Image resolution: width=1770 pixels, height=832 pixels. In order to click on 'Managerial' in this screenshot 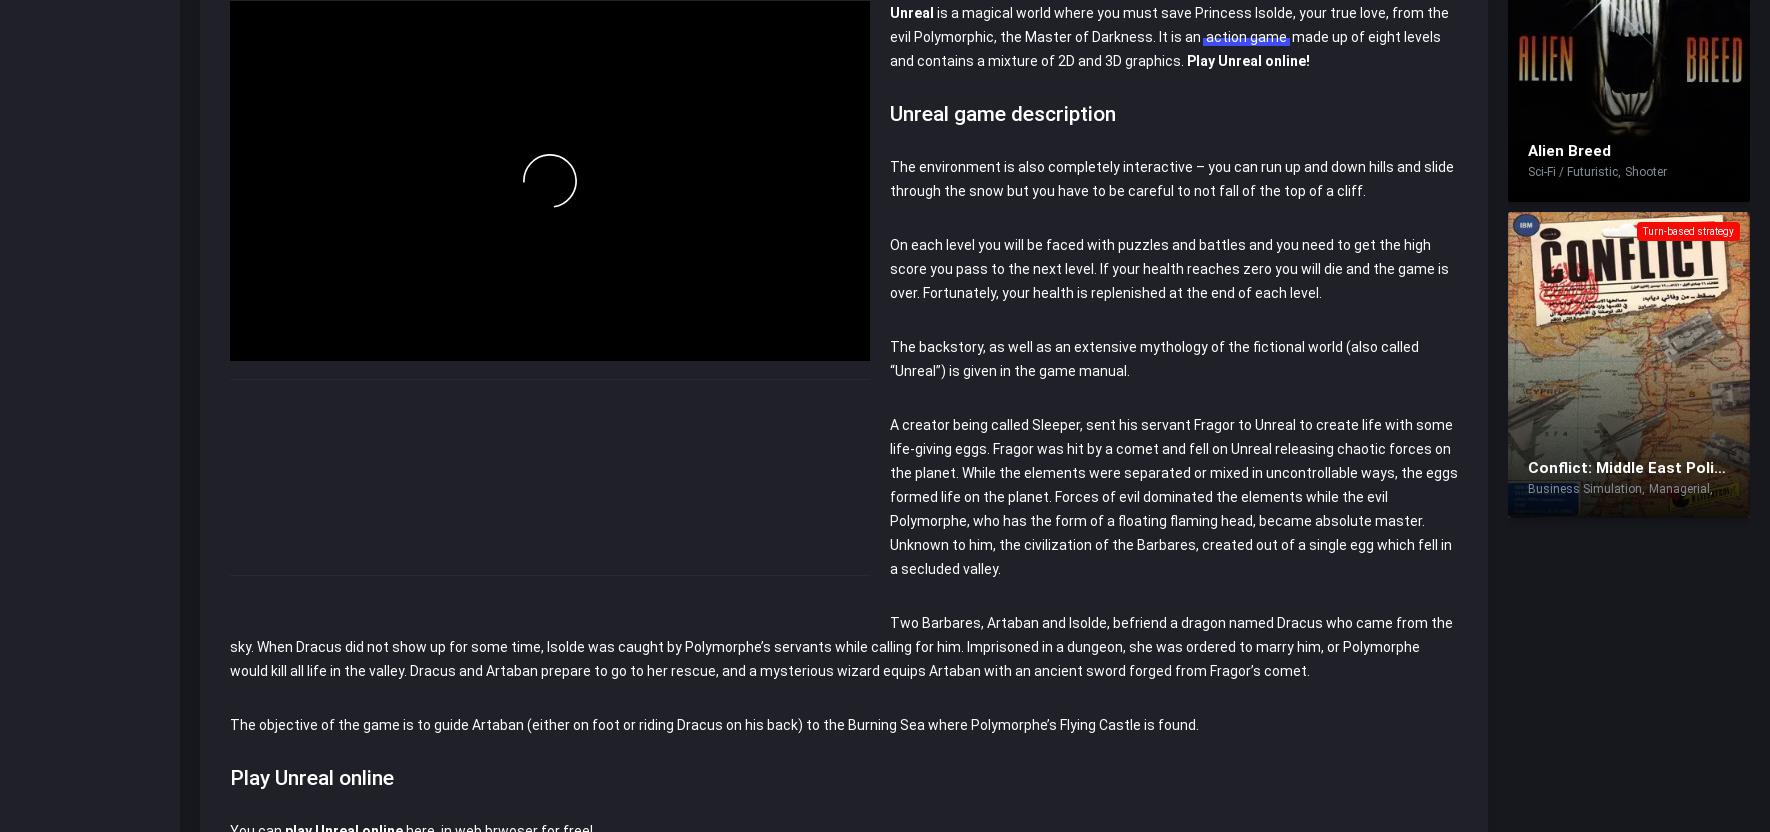, I will do `click(1679, 486)`.